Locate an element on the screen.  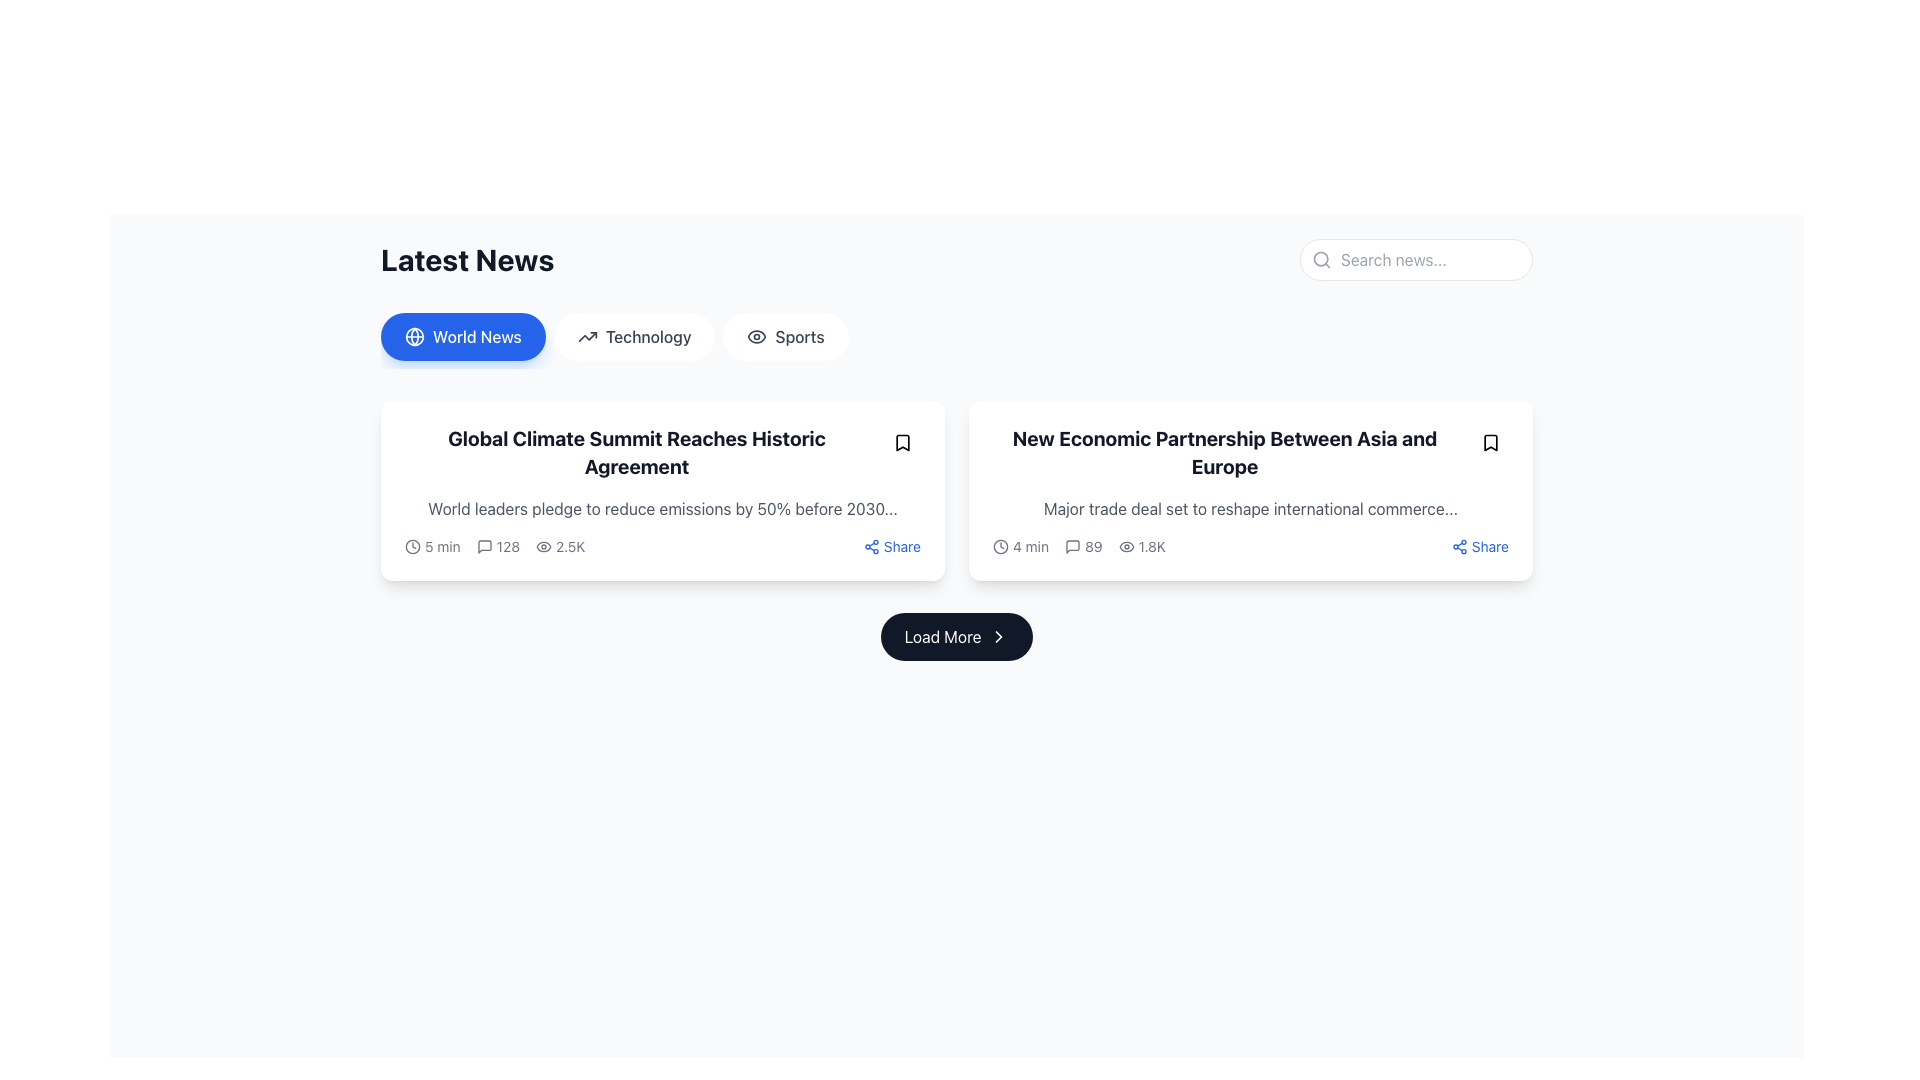
the headline text display element located in the second news feature card in the 'Latest News' section, which serves to attract user attention and lead to further details is located at coordinates (1250, 452).